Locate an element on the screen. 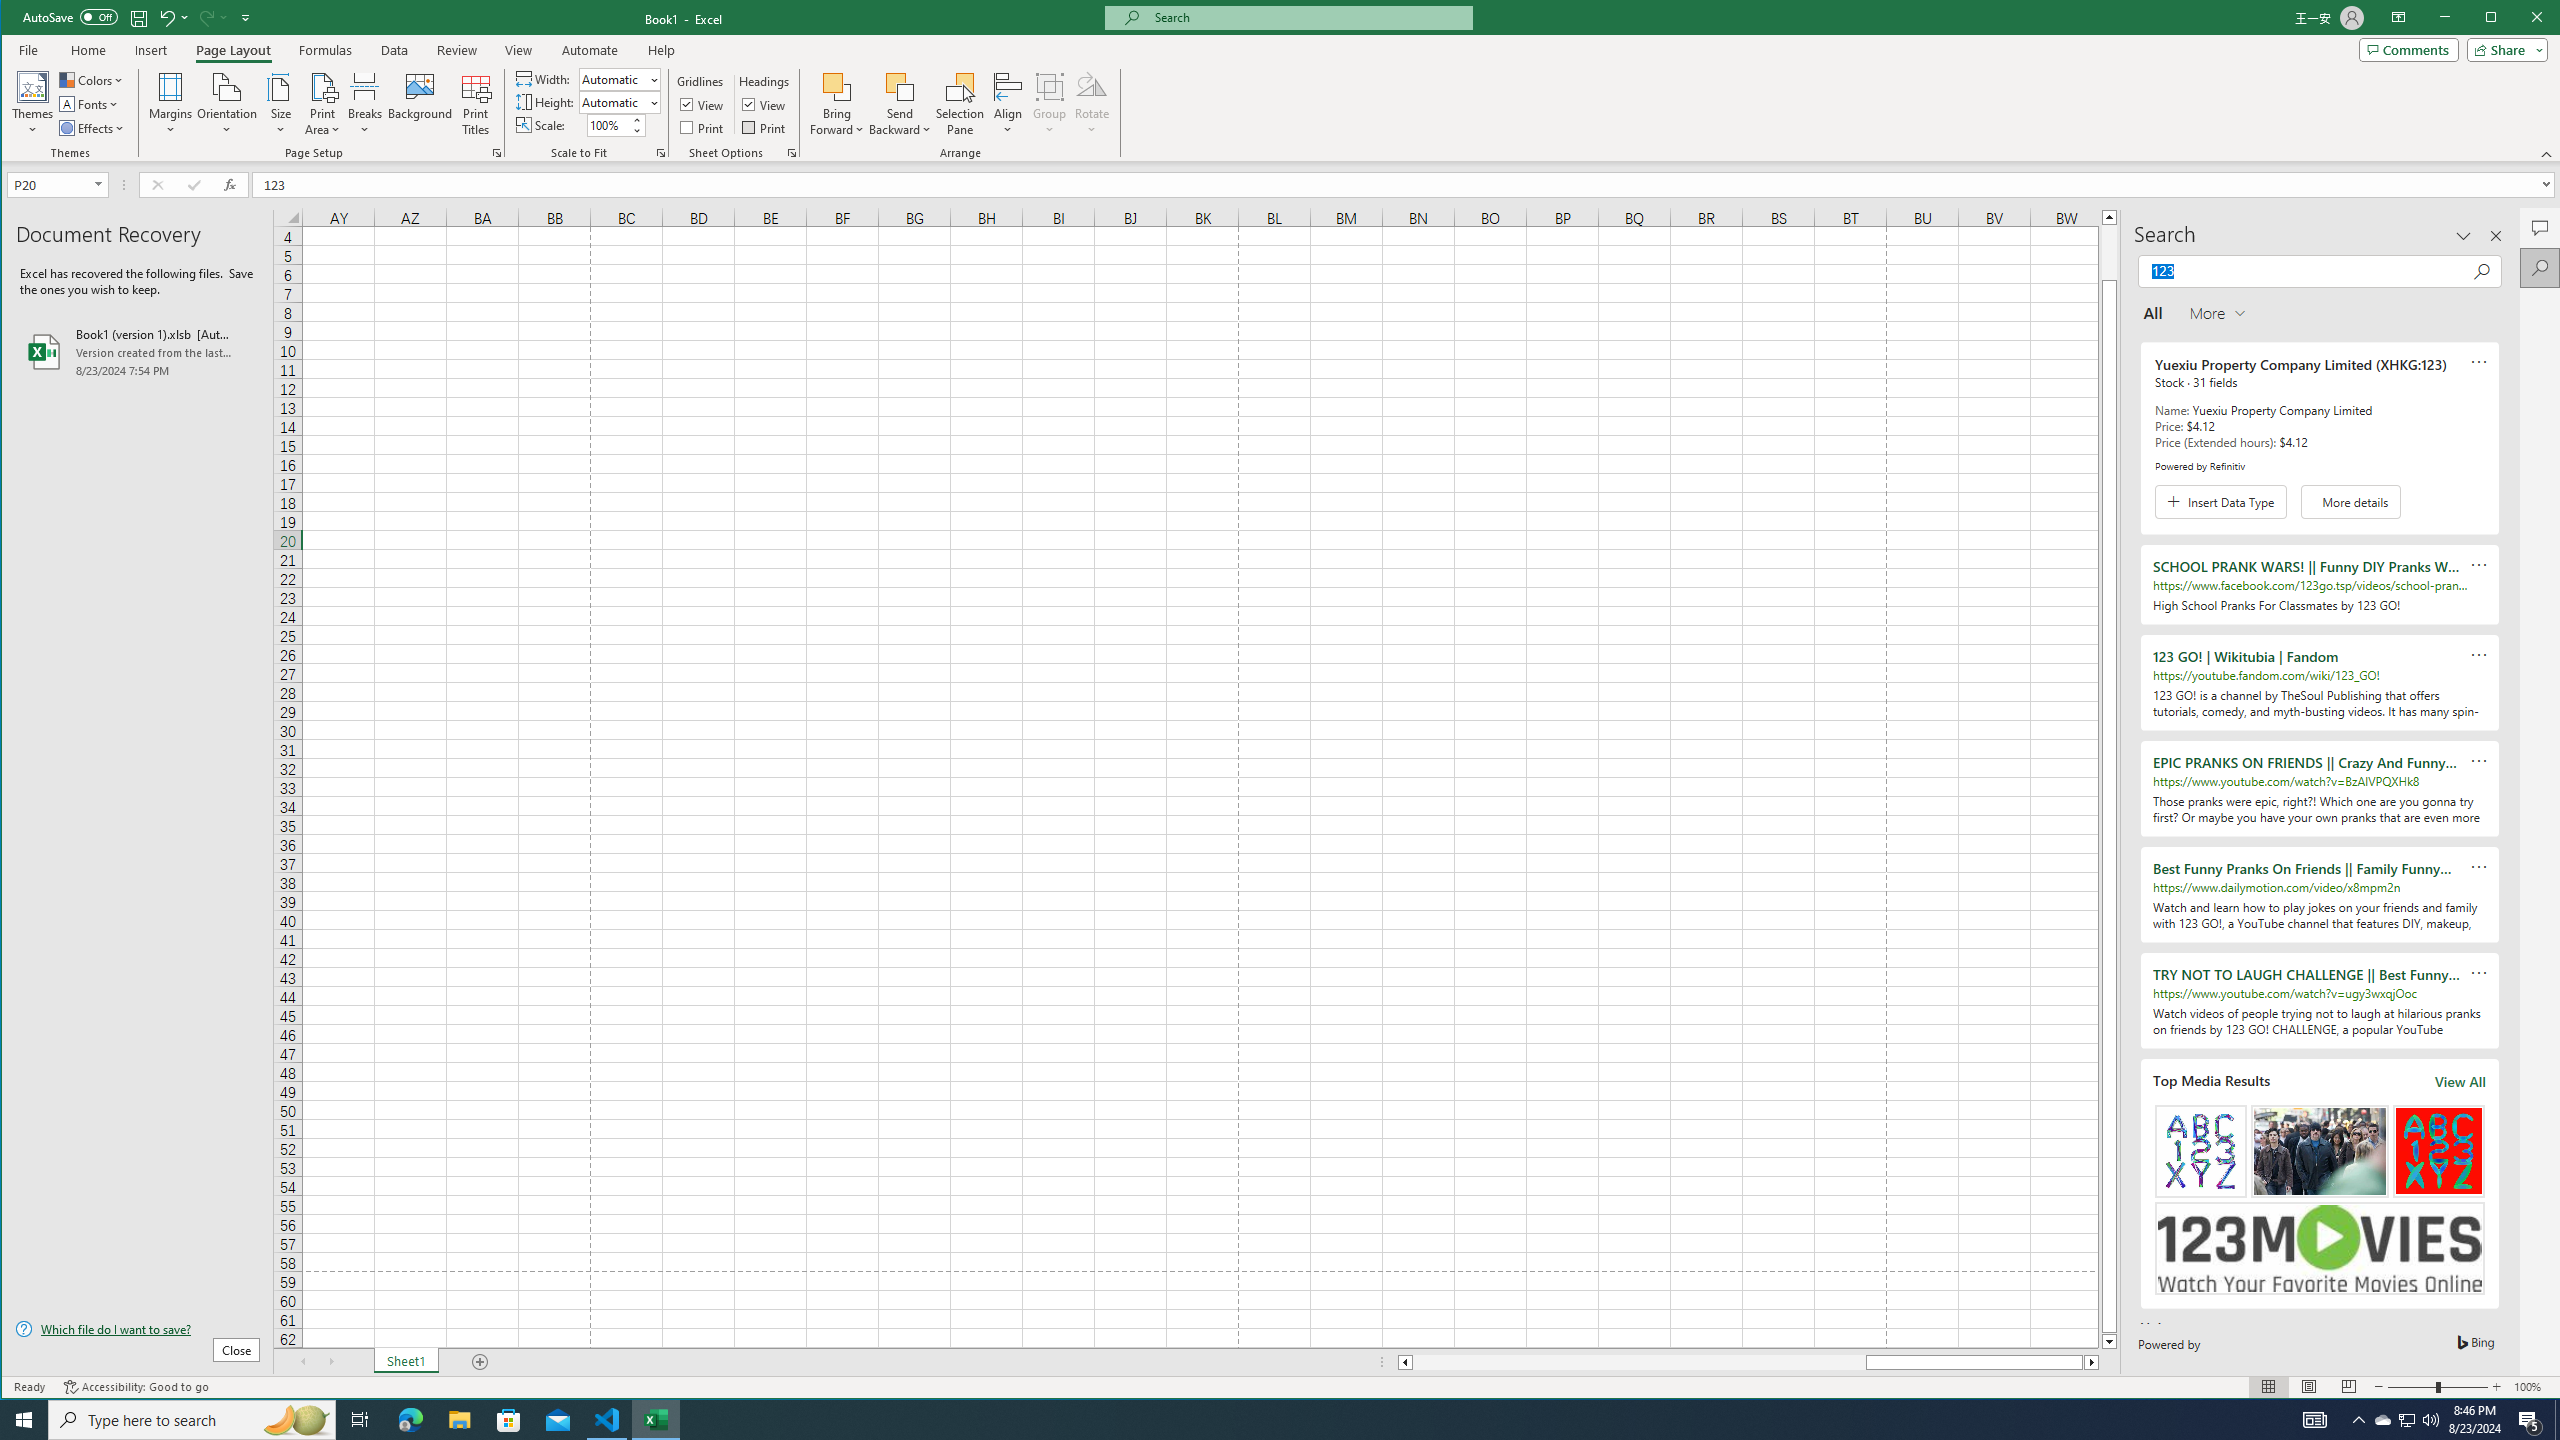 The height and width of the screenshot is (1440, 2560). 'Page up' is located at coordinates (2108, 250).